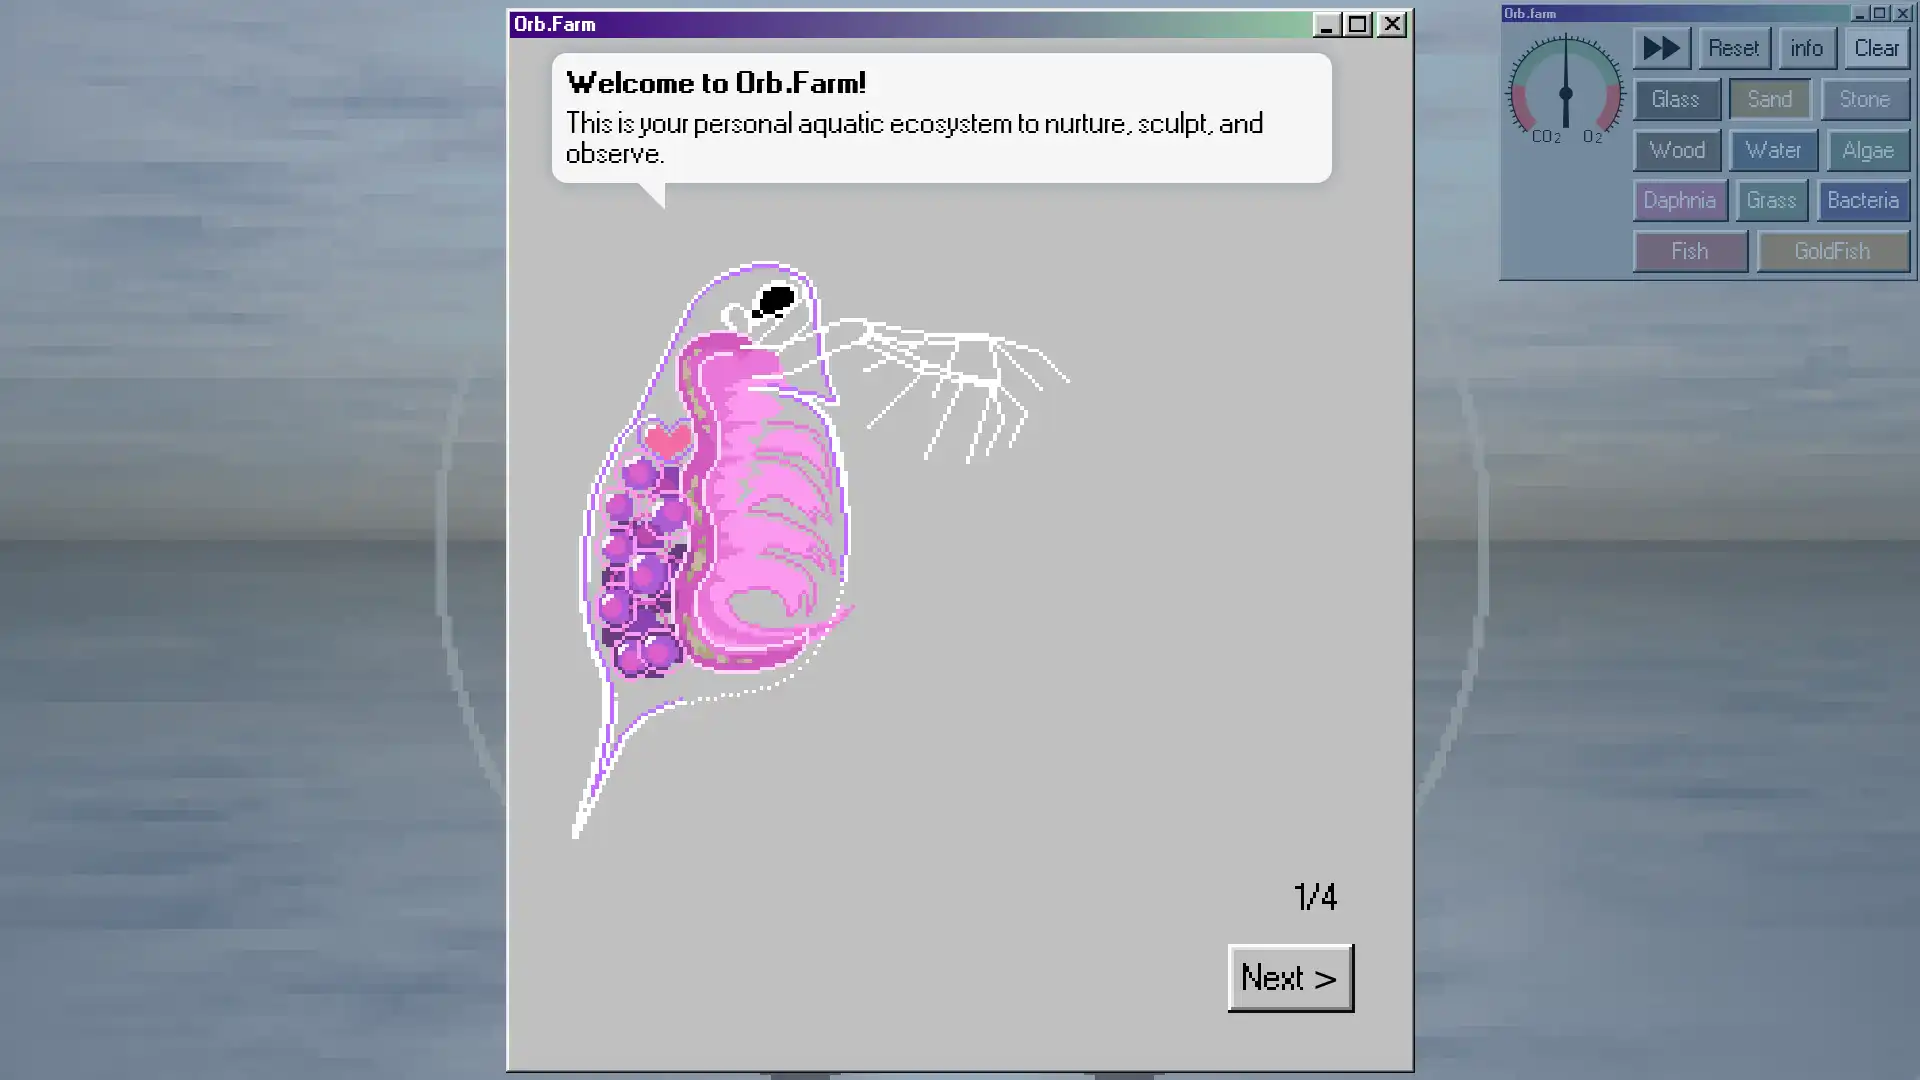 The width and height of the screenshot is (1920, 1080). Describe the element at coordinates (429, 324) in the screenshot. I see `Next >` at that location.